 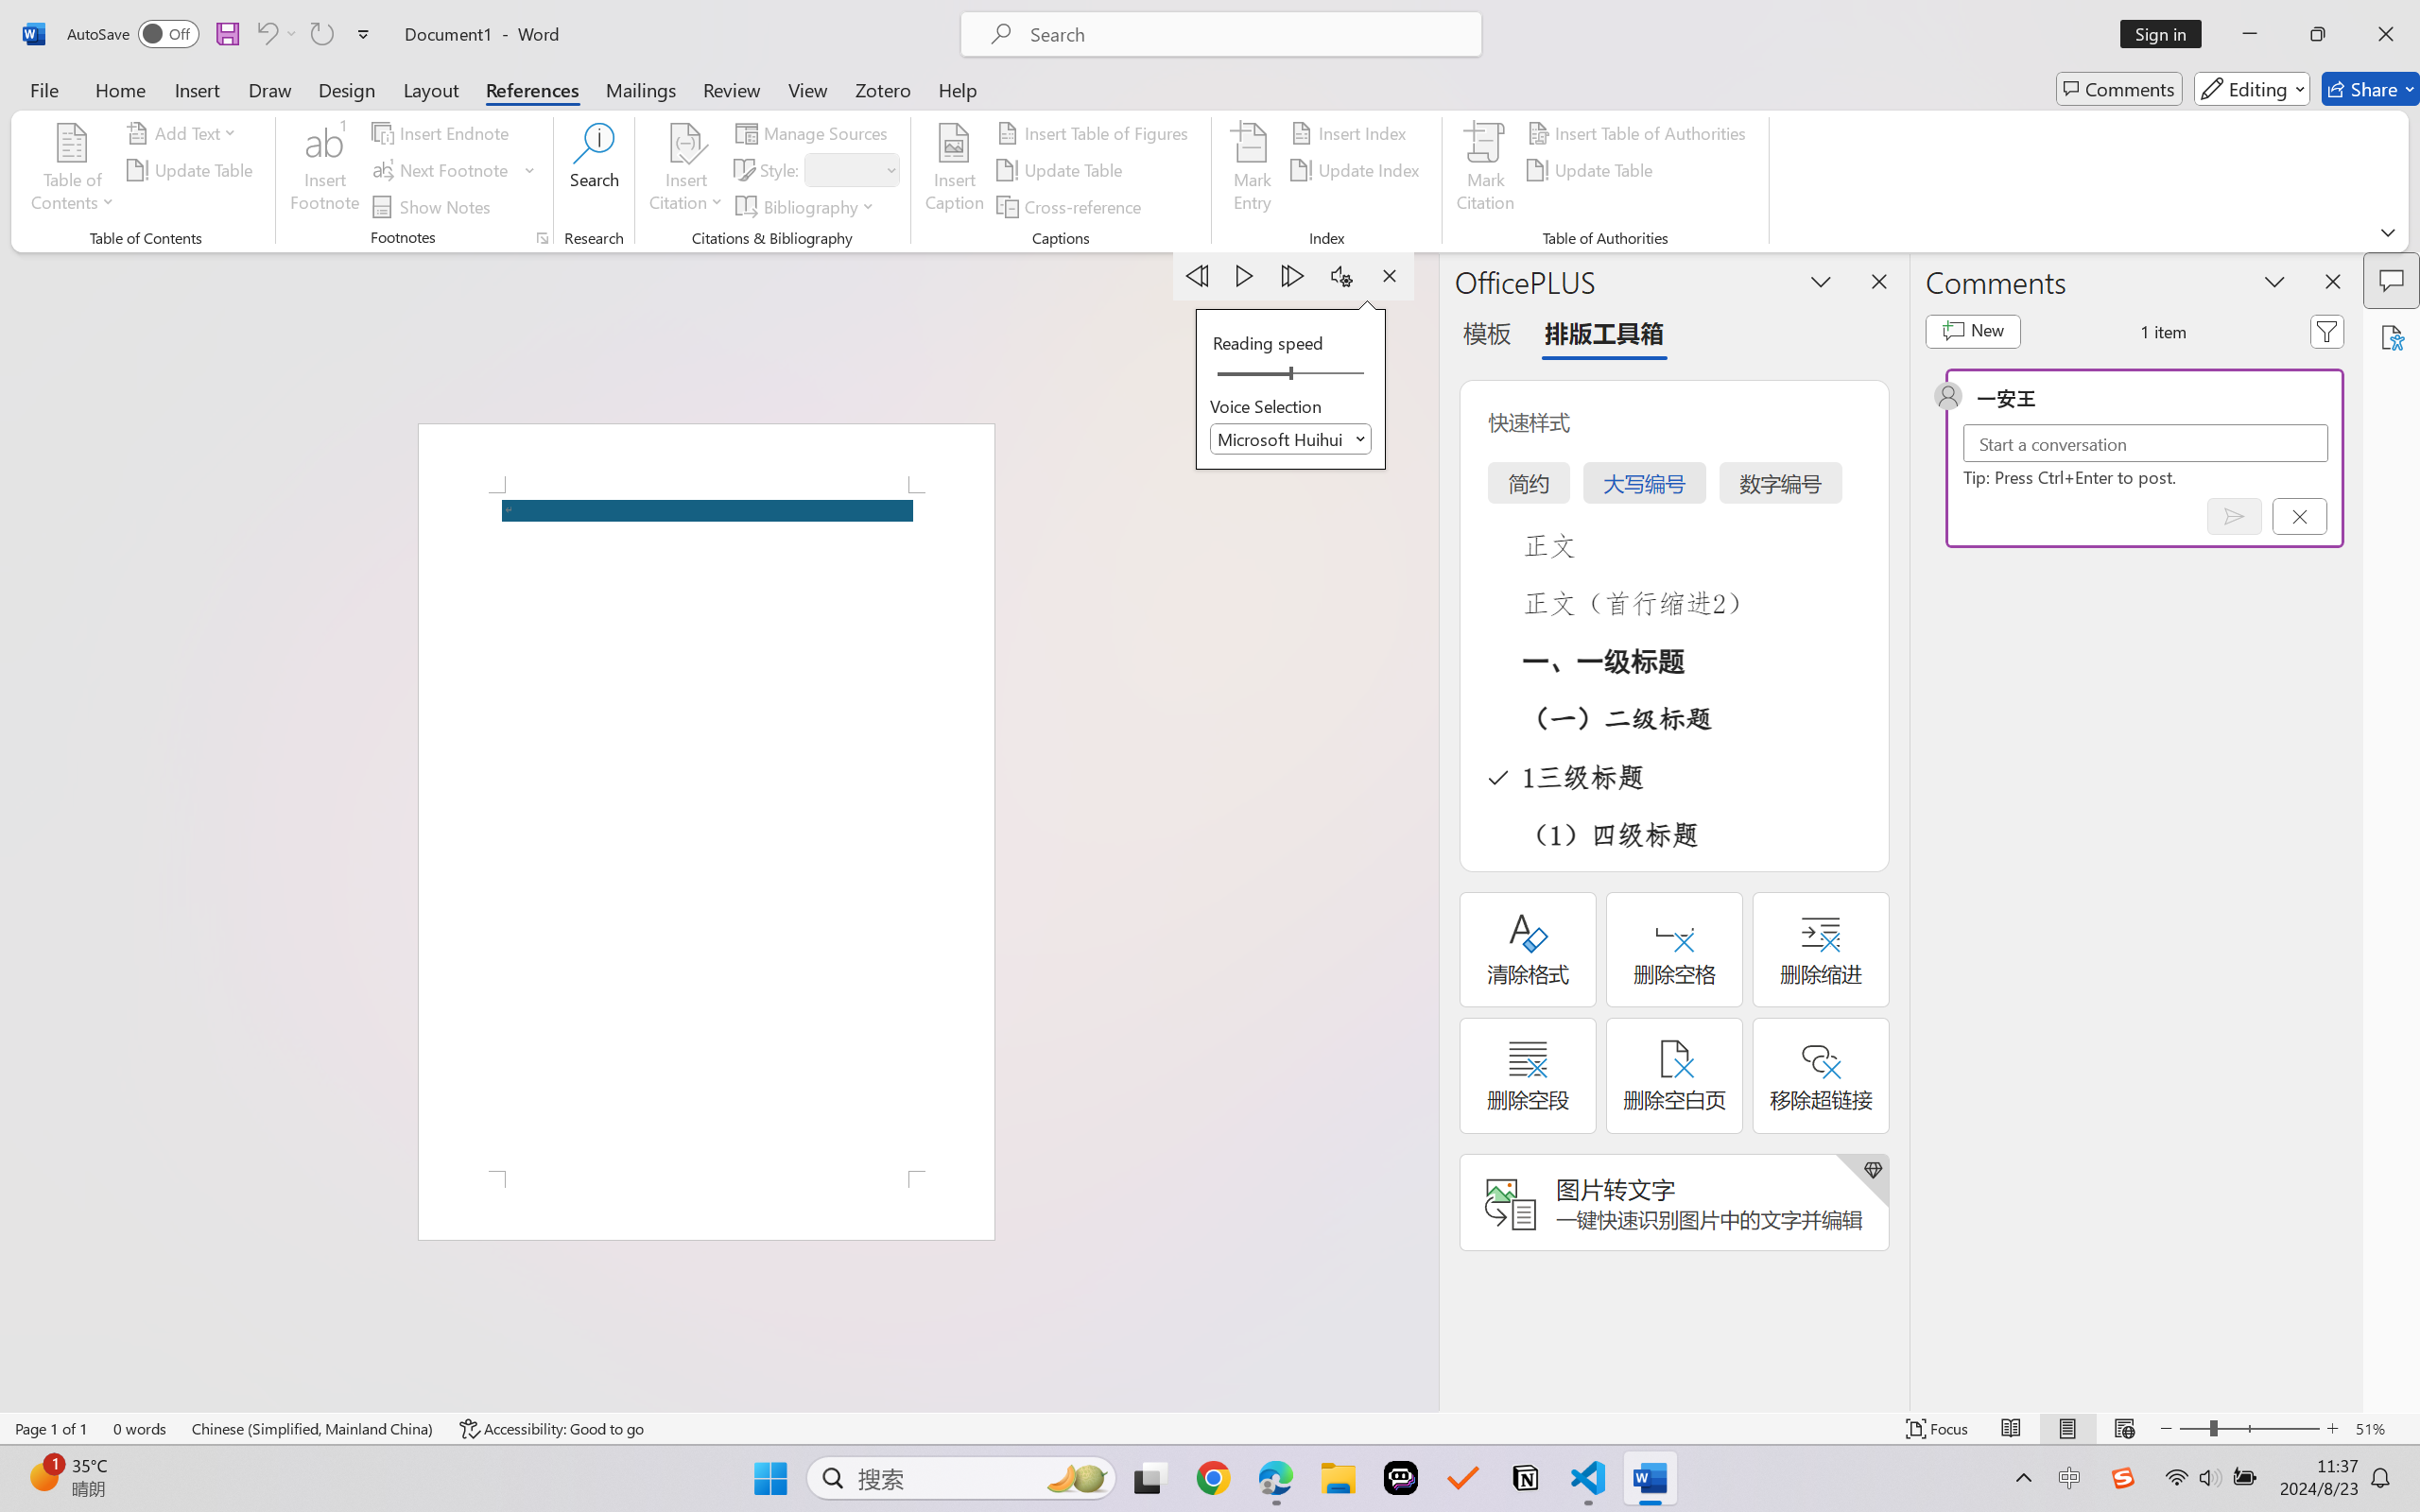 What do you see at coordinates (1592, 170) in the screenshot?
I see `'Update Table'` at bounding box center [1592, 170].